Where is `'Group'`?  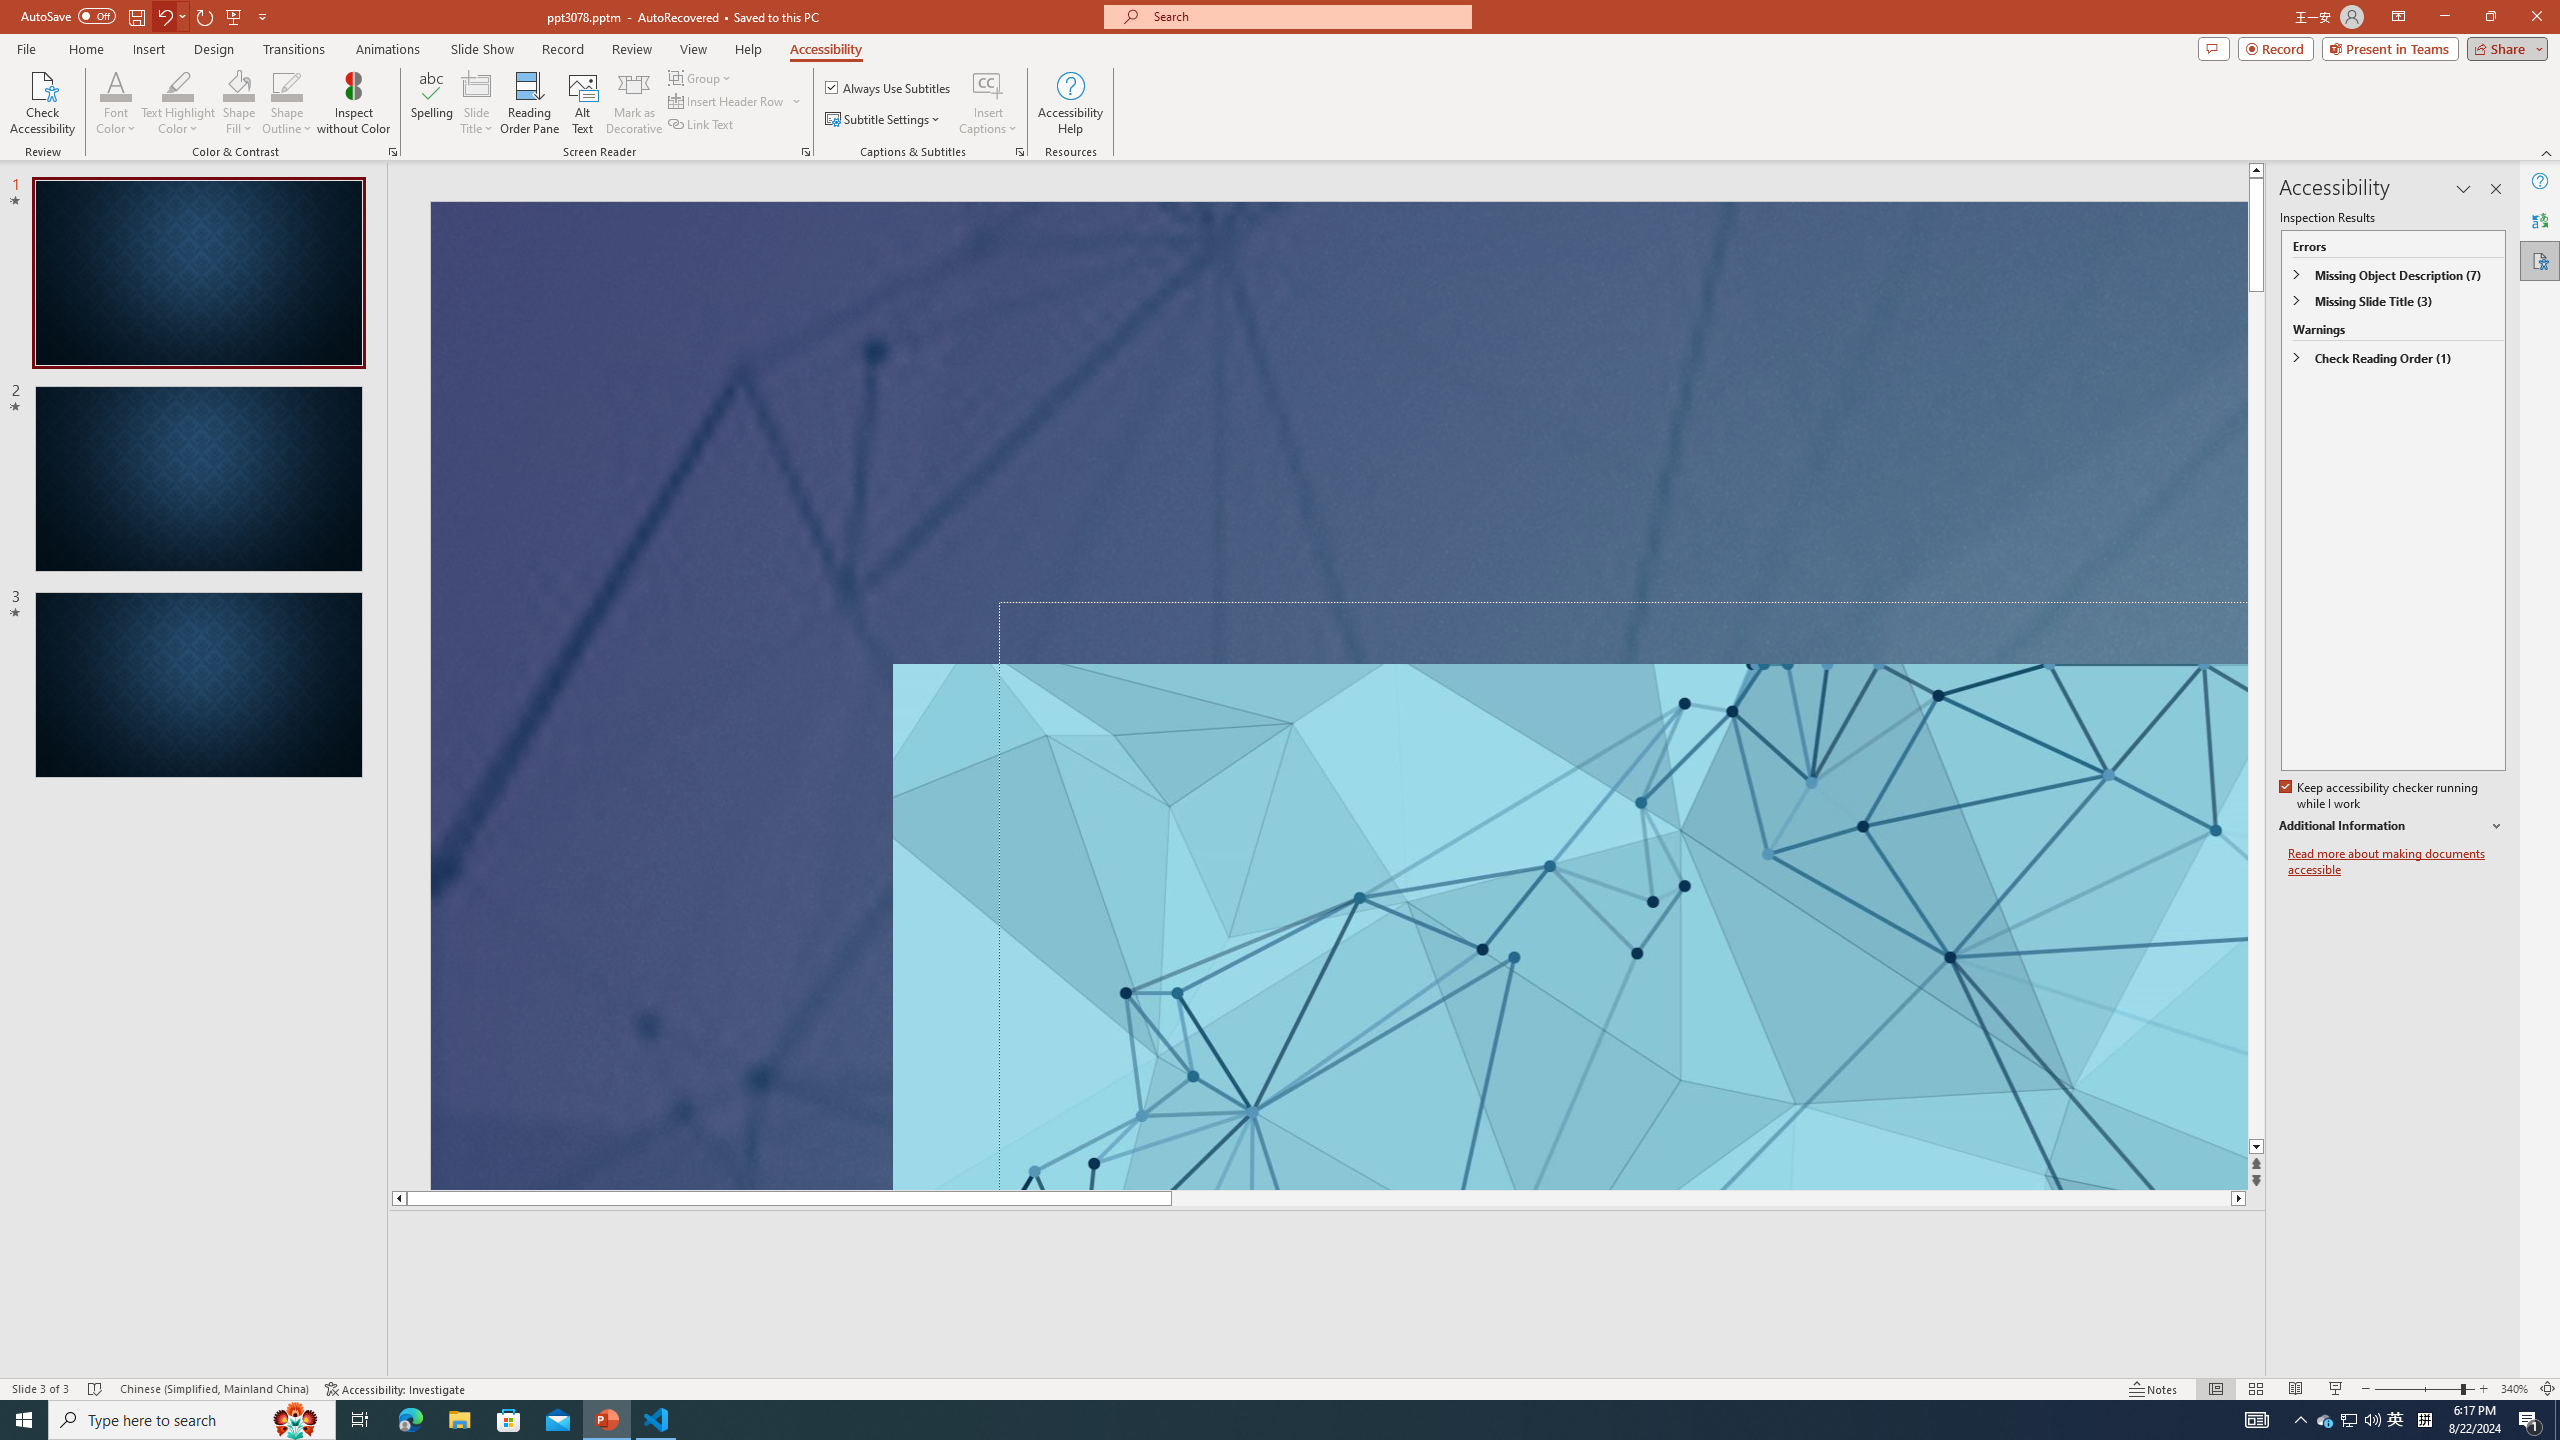
'Group' is located at coordinates (701, 77).